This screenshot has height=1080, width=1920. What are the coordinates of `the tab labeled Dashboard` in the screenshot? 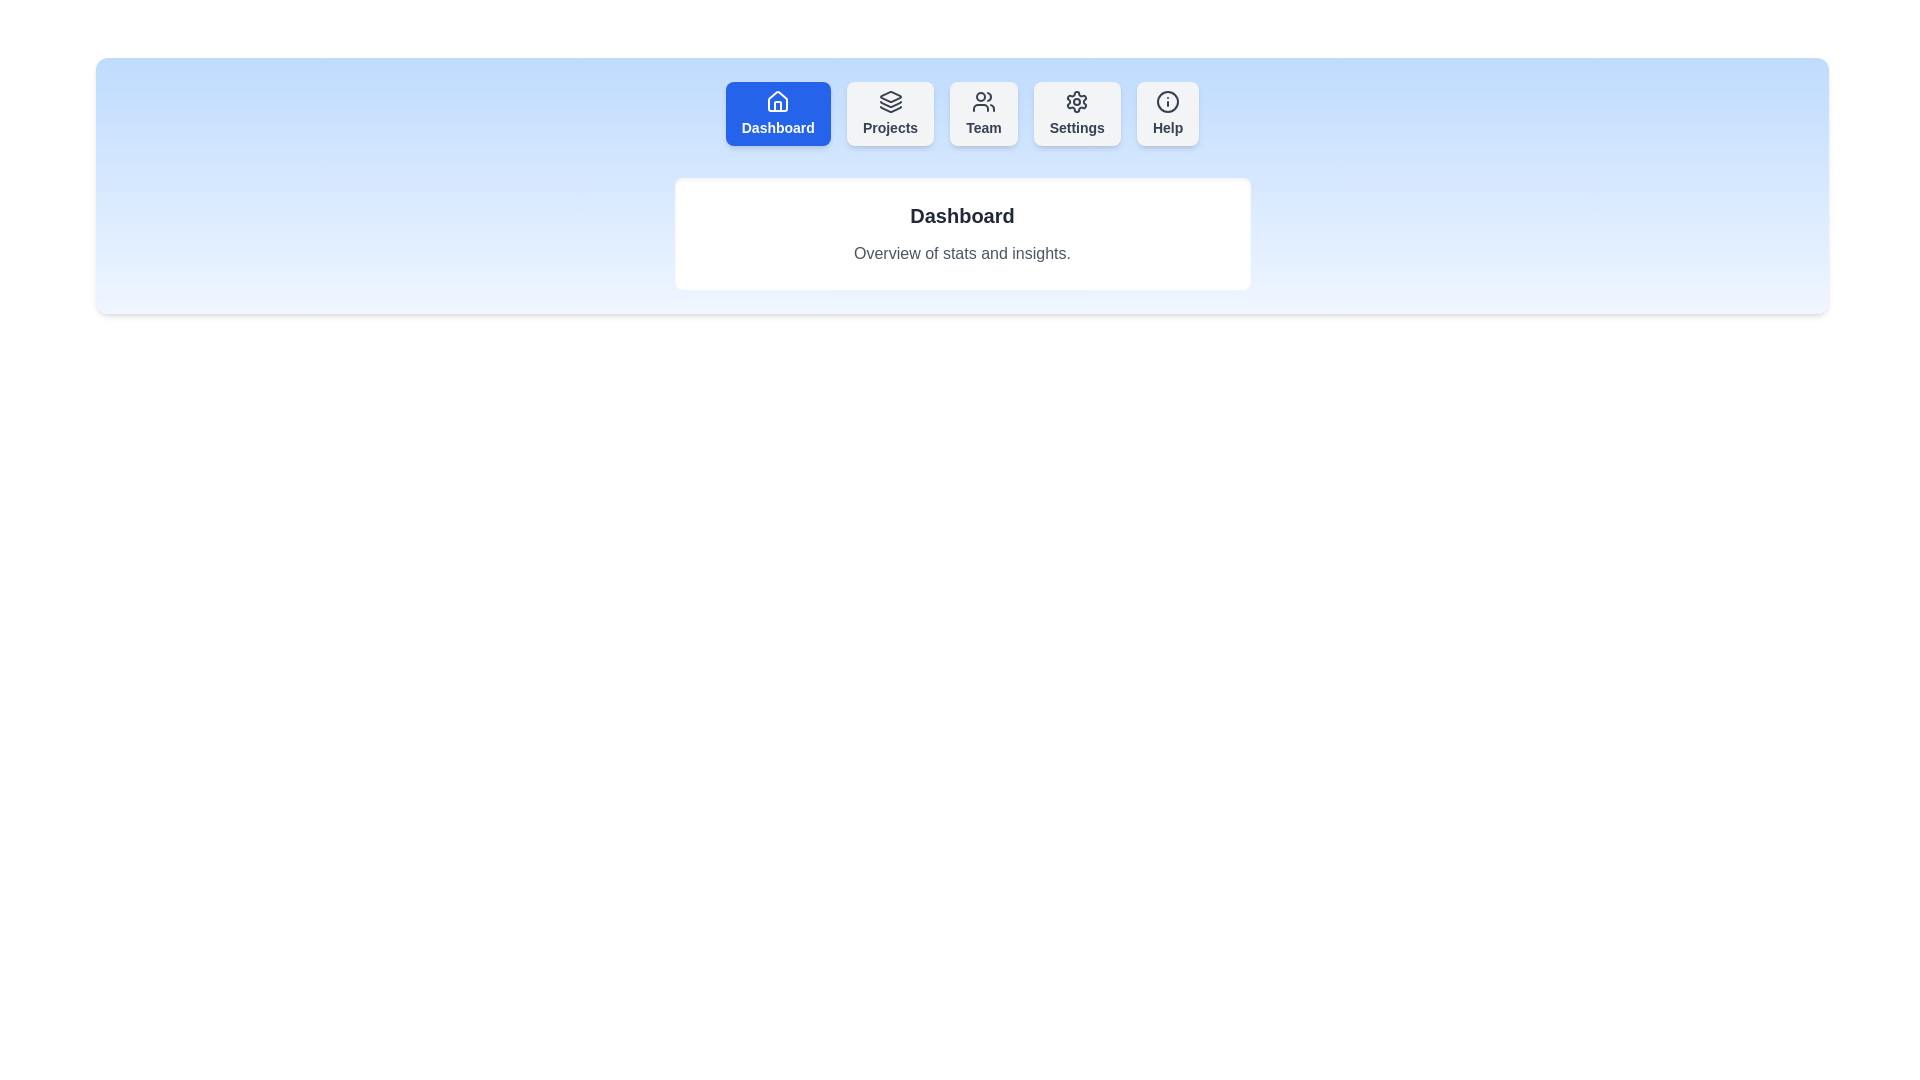 It's located at (777, 114).